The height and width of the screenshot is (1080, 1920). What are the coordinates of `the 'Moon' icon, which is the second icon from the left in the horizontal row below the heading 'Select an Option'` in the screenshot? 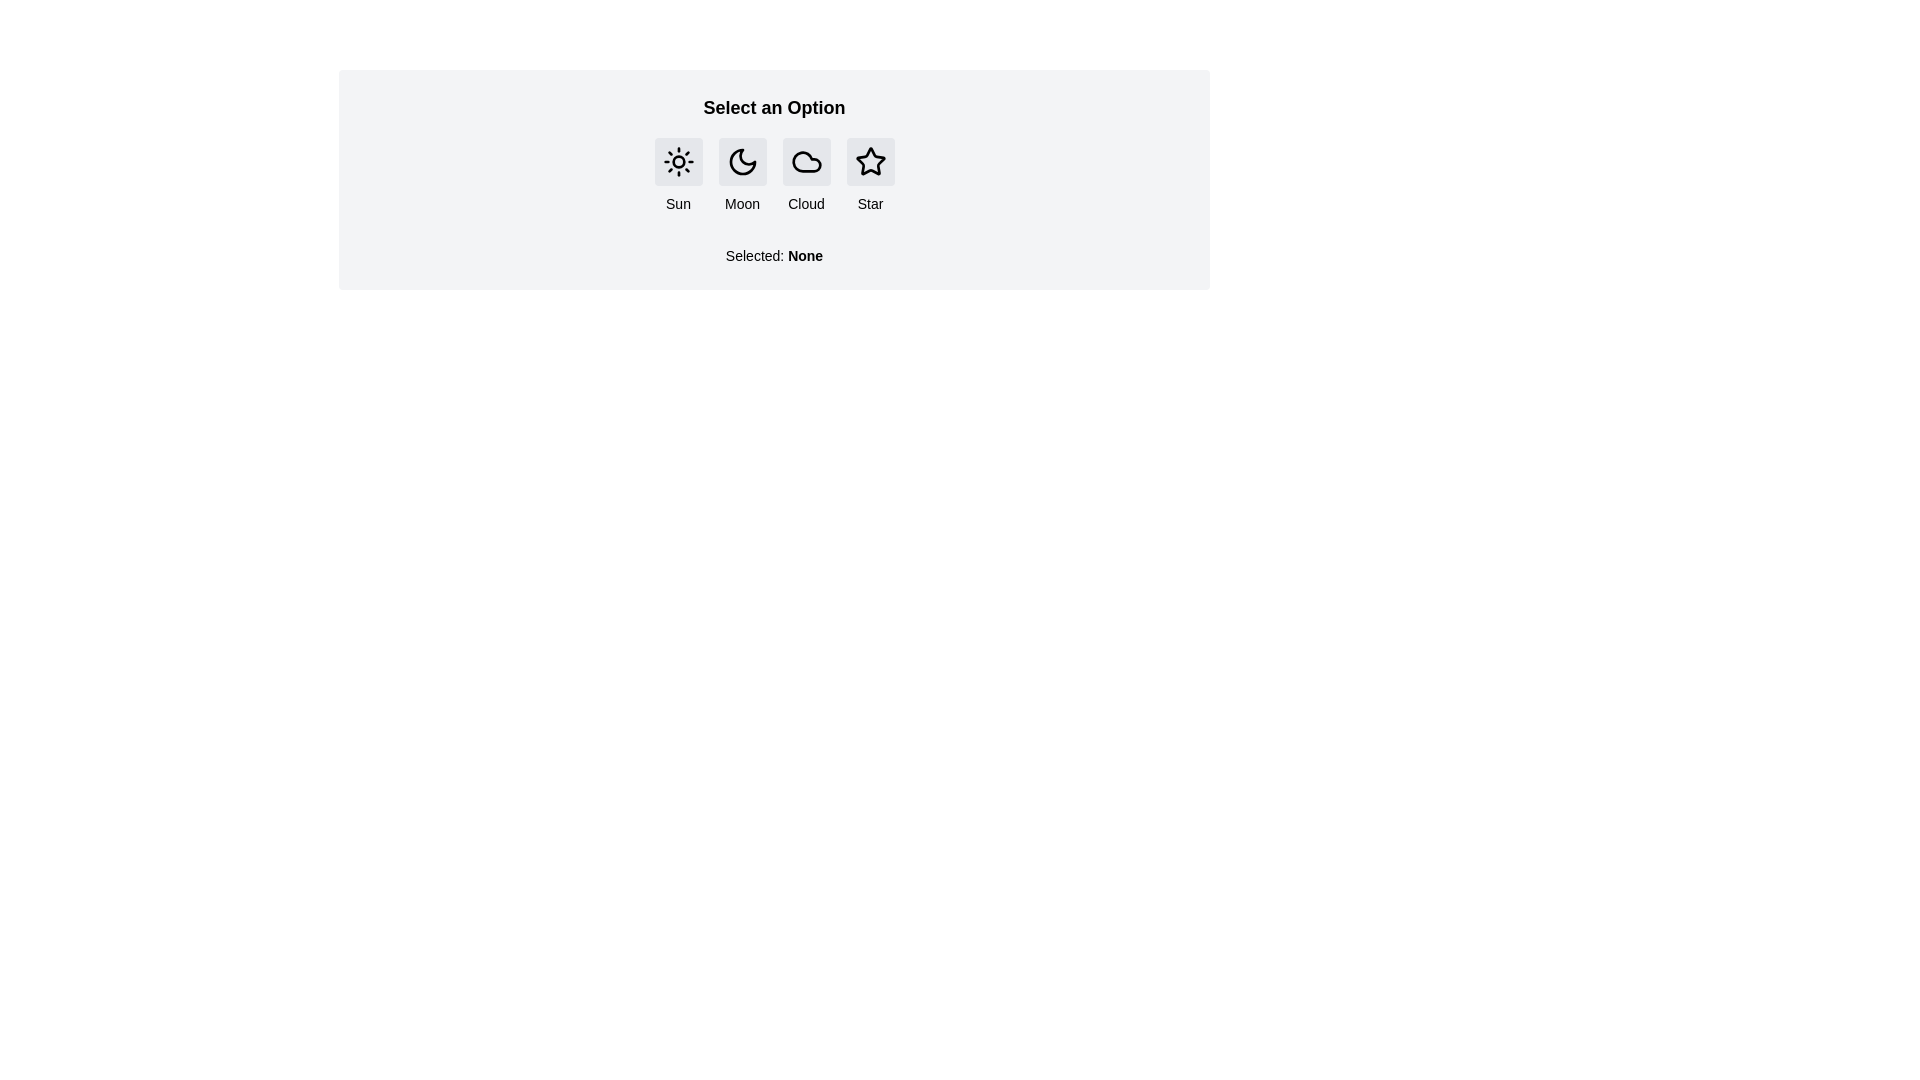 It's located at (741, 161).